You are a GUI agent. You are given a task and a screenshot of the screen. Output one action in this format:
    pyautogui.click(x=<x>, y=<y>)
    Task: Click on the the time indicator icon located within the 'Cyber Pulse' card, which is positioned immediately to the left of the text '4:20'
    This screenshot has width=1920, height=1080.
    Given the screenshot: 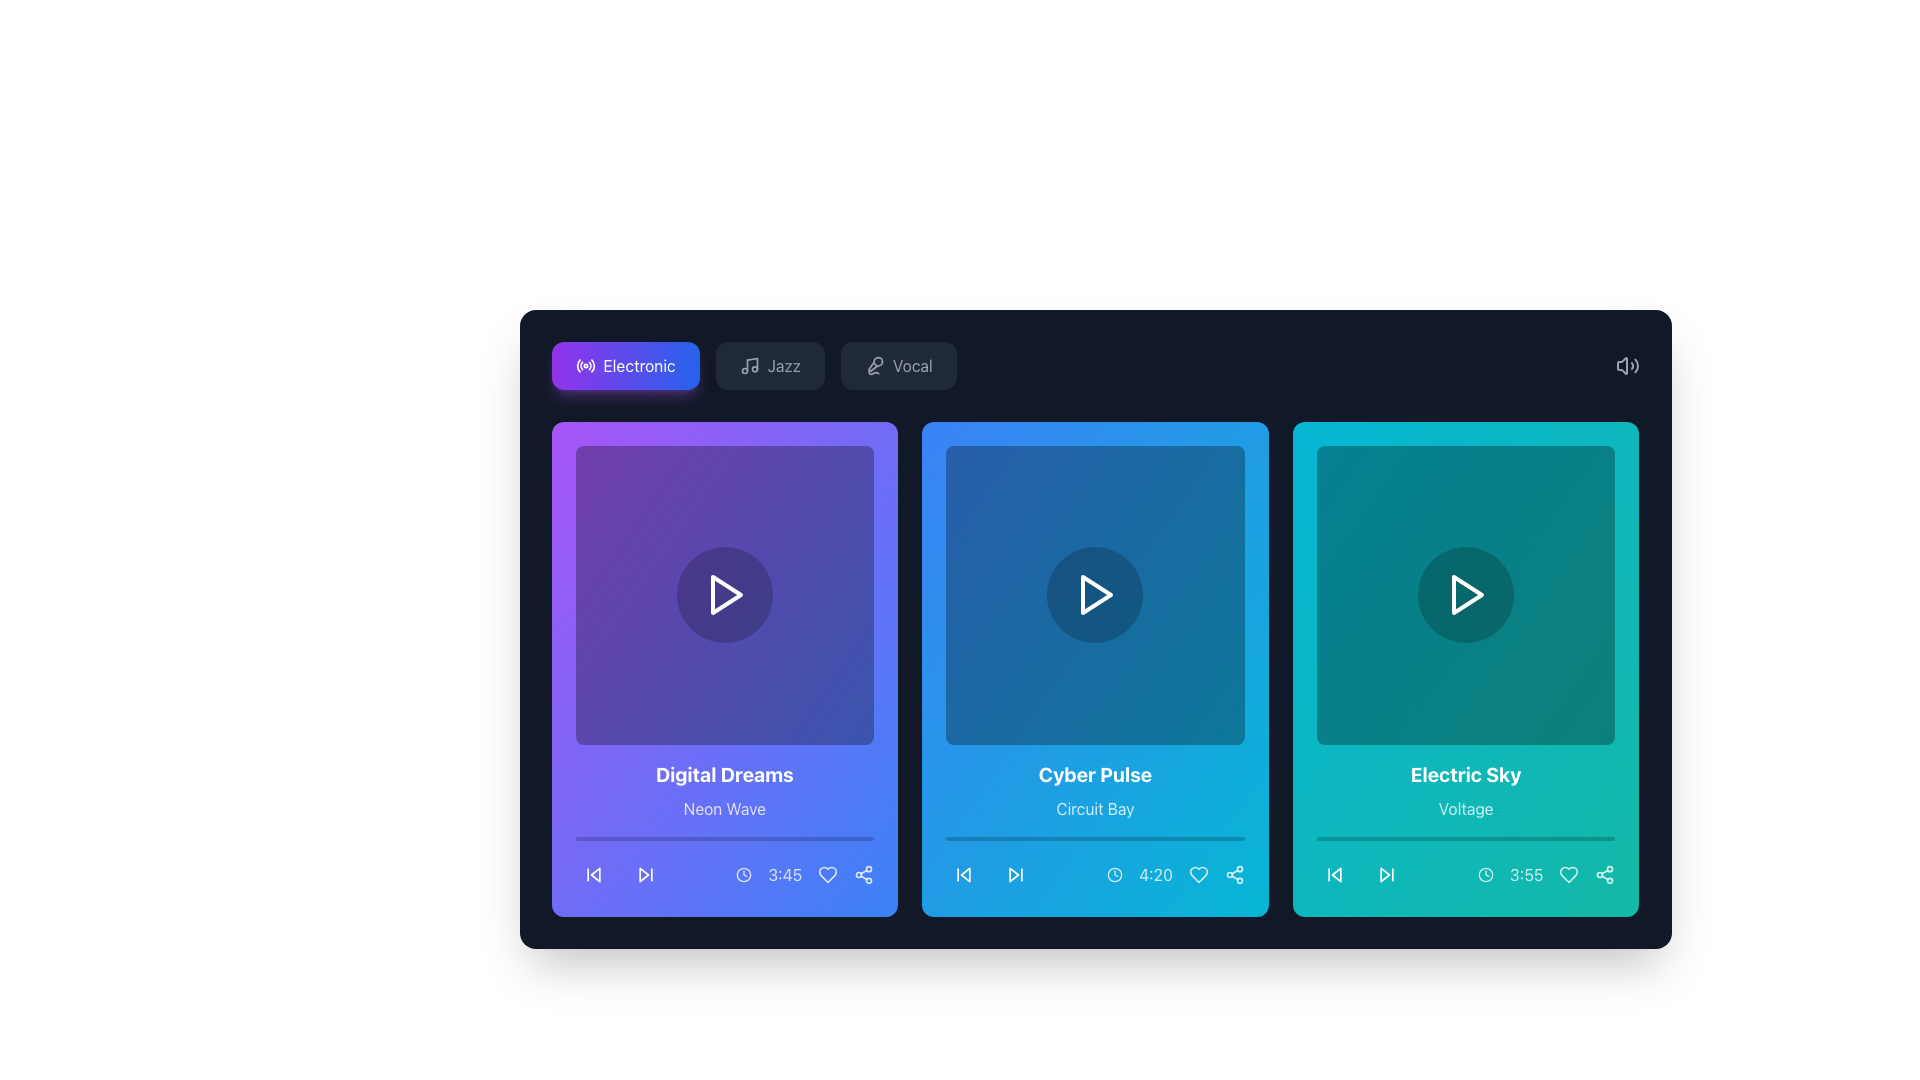 What is the action you would take?
    pyautogui.click(x=1114, y=873)
    